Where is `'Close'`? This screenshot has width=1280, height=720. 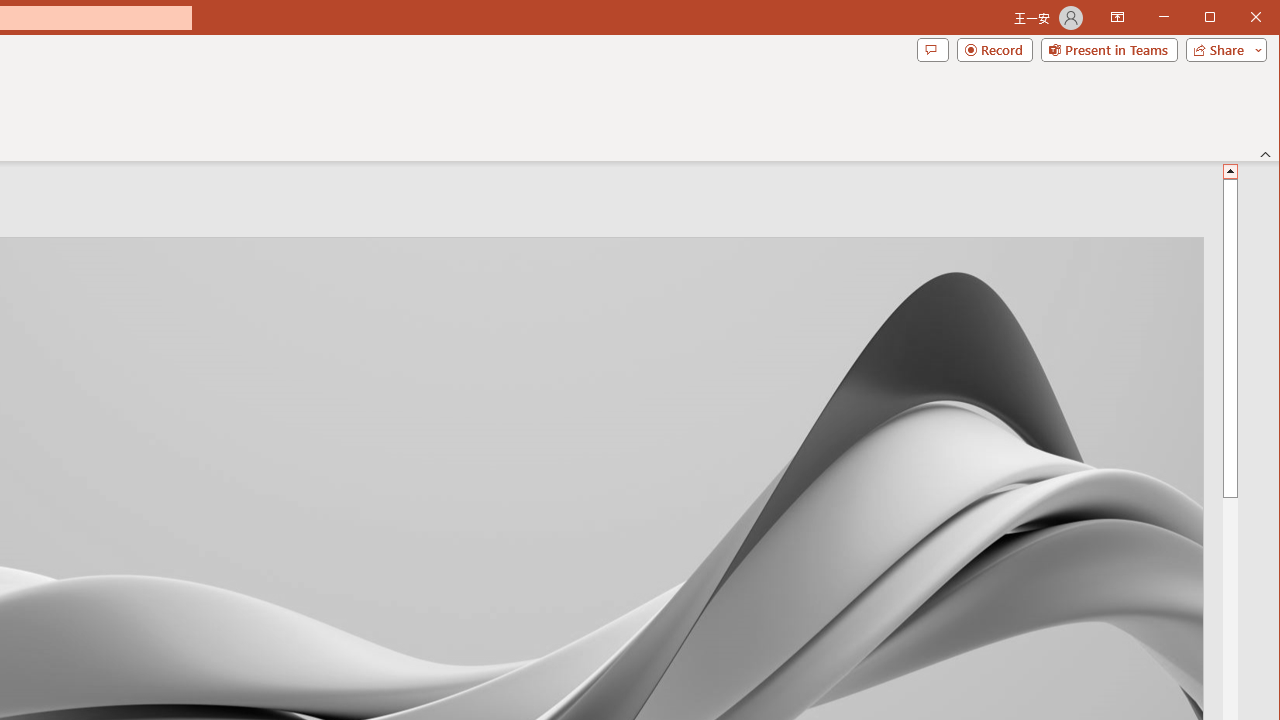
'Close' is located at coordinates (1260, 19).